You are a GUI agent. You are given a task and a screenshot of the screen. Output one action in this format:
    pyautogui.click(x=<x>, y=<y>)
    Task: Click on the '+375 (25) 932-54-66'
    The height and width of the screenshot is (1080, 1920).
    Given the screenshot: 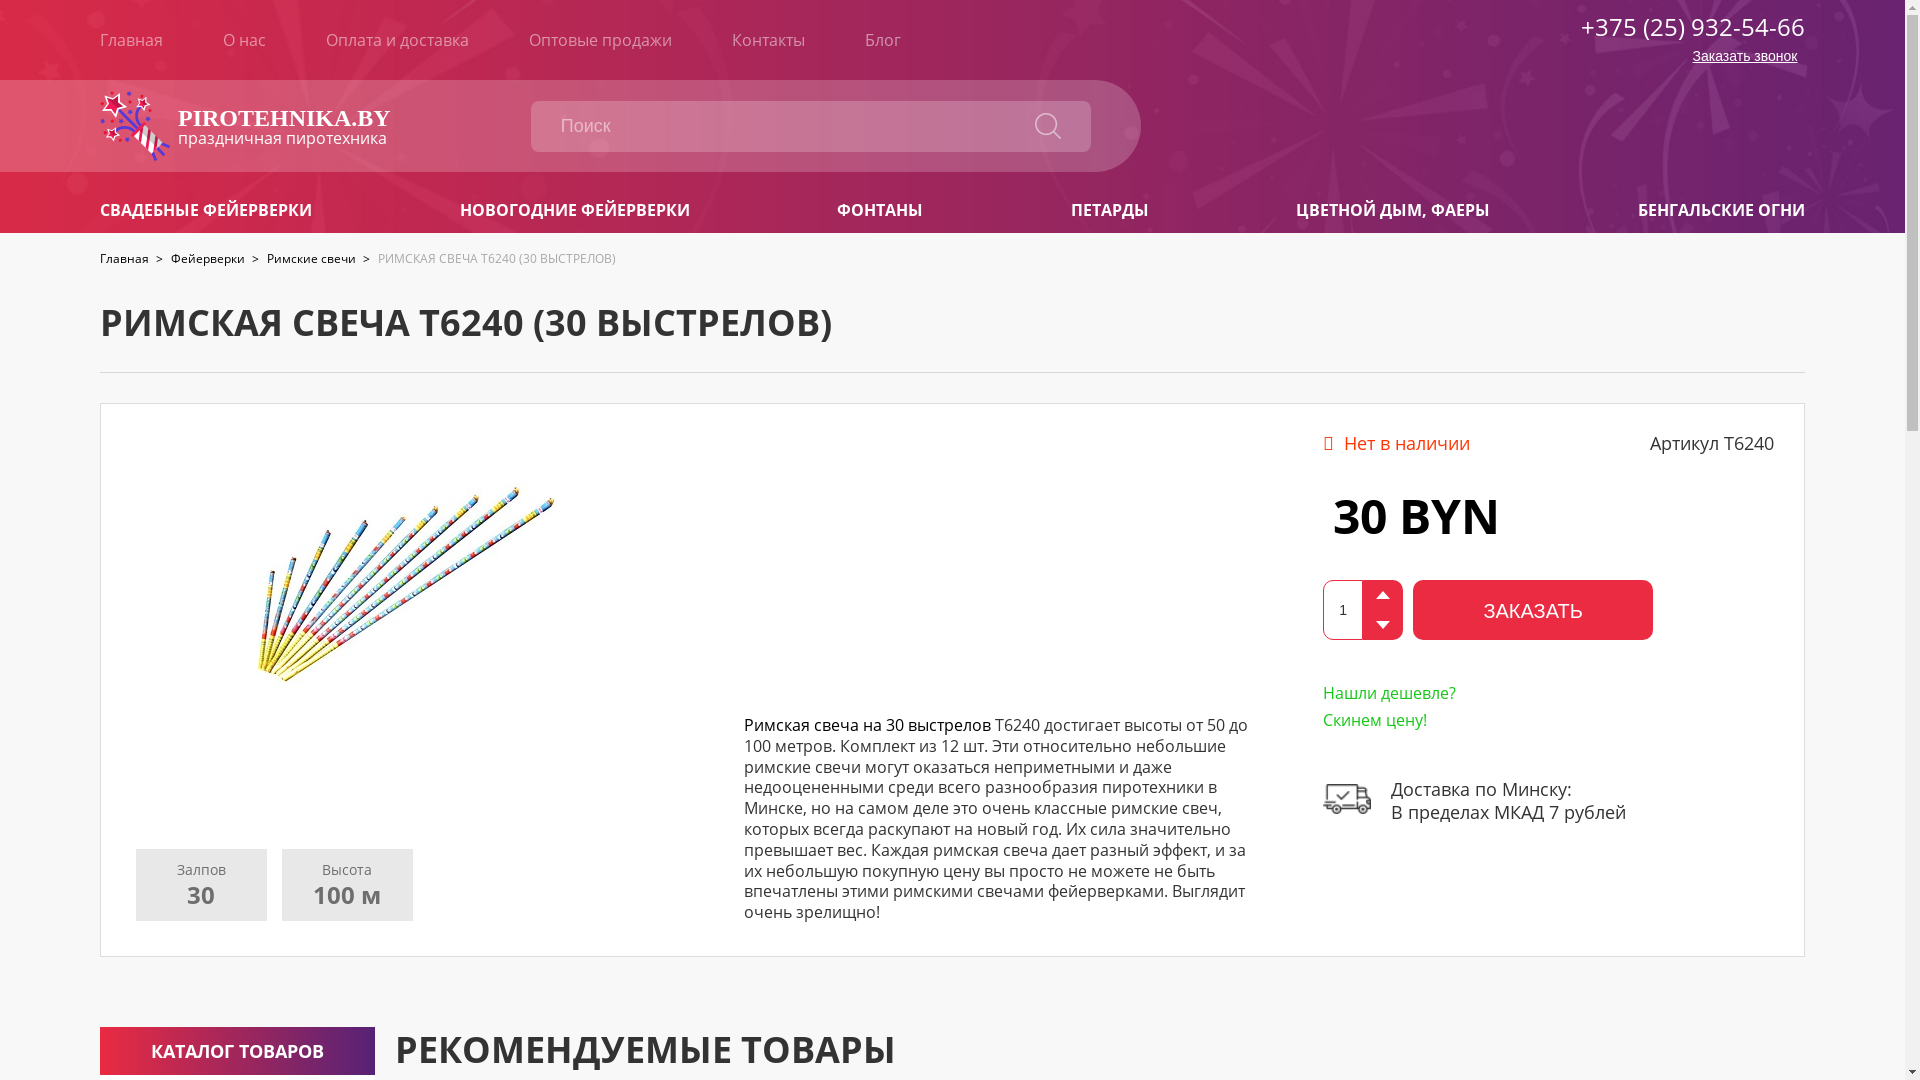 What is the action you would take?
    pyautogui.click(x=1579, y=27)
    